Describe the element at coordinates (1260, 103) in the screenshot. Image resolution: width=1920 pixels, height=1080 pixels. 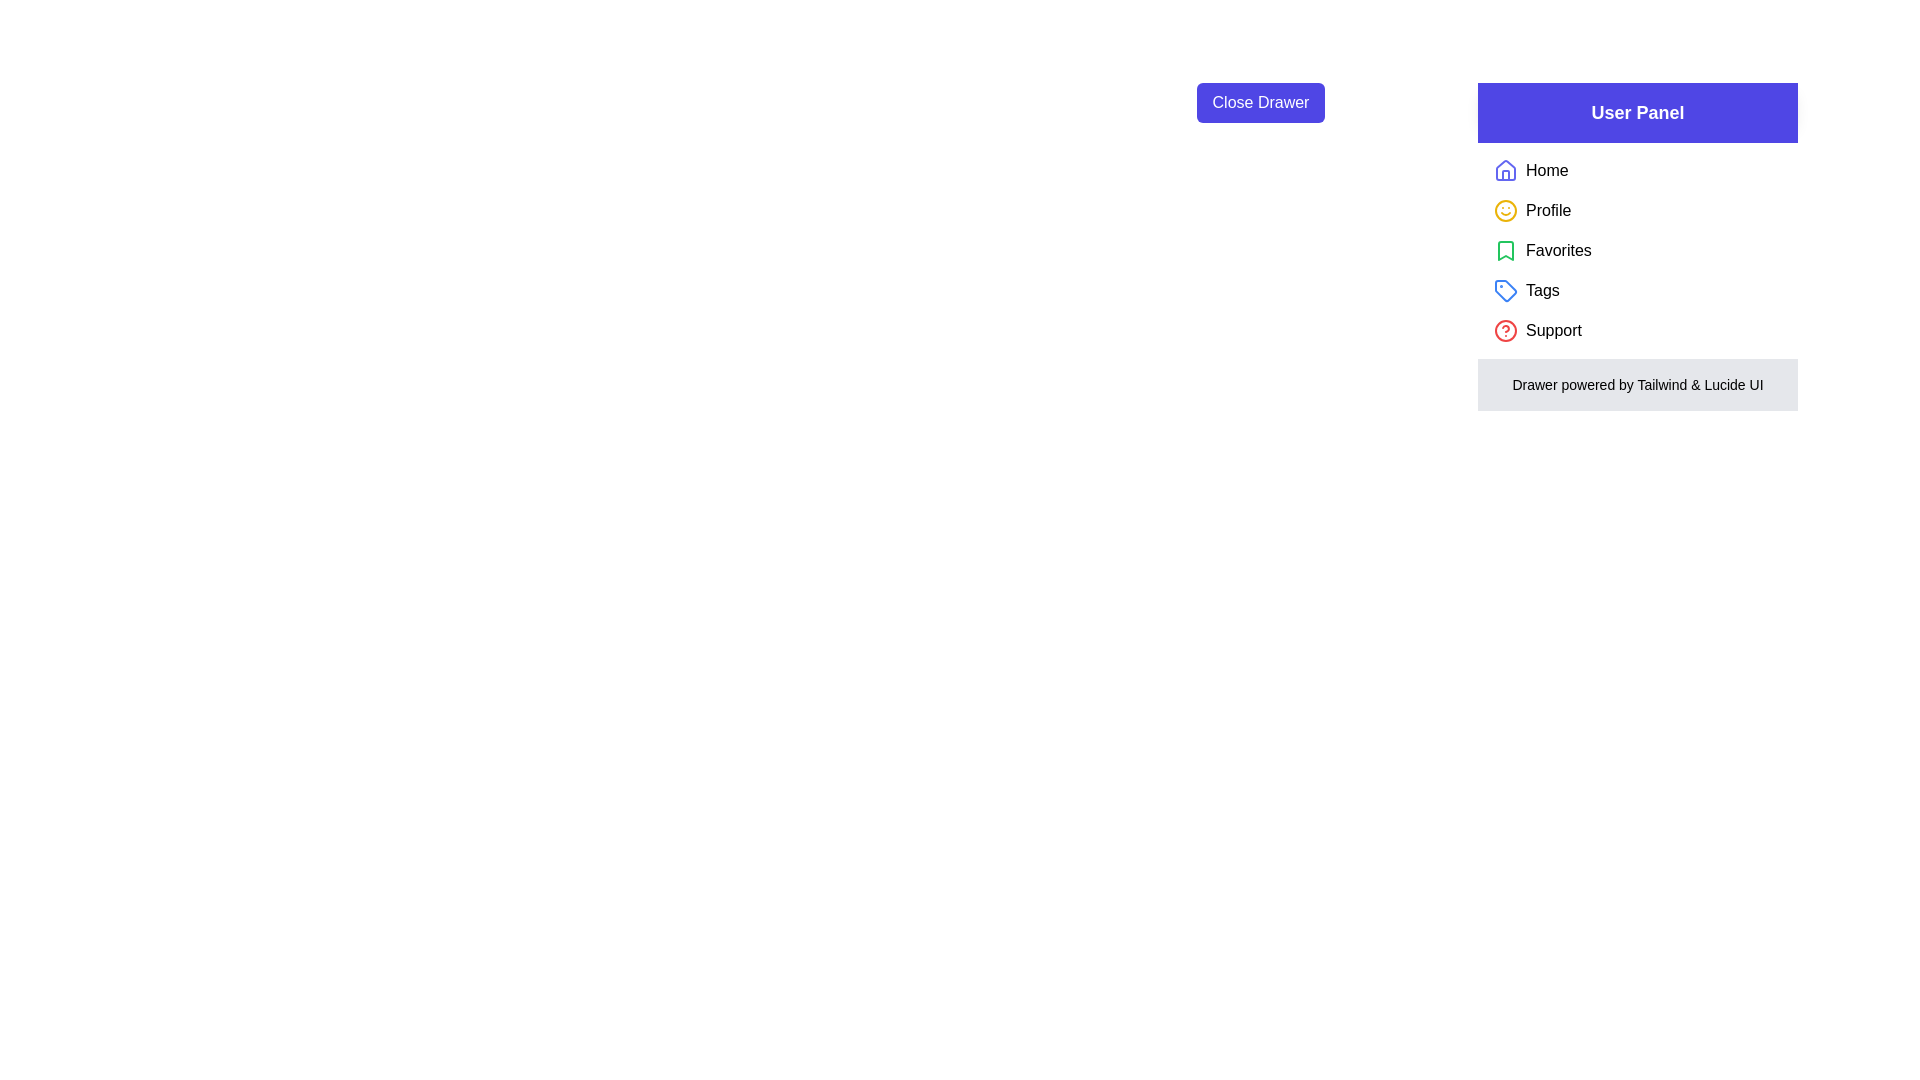
I see `the 'Close Drawer' button to toggle the drawer visibility` at that location.